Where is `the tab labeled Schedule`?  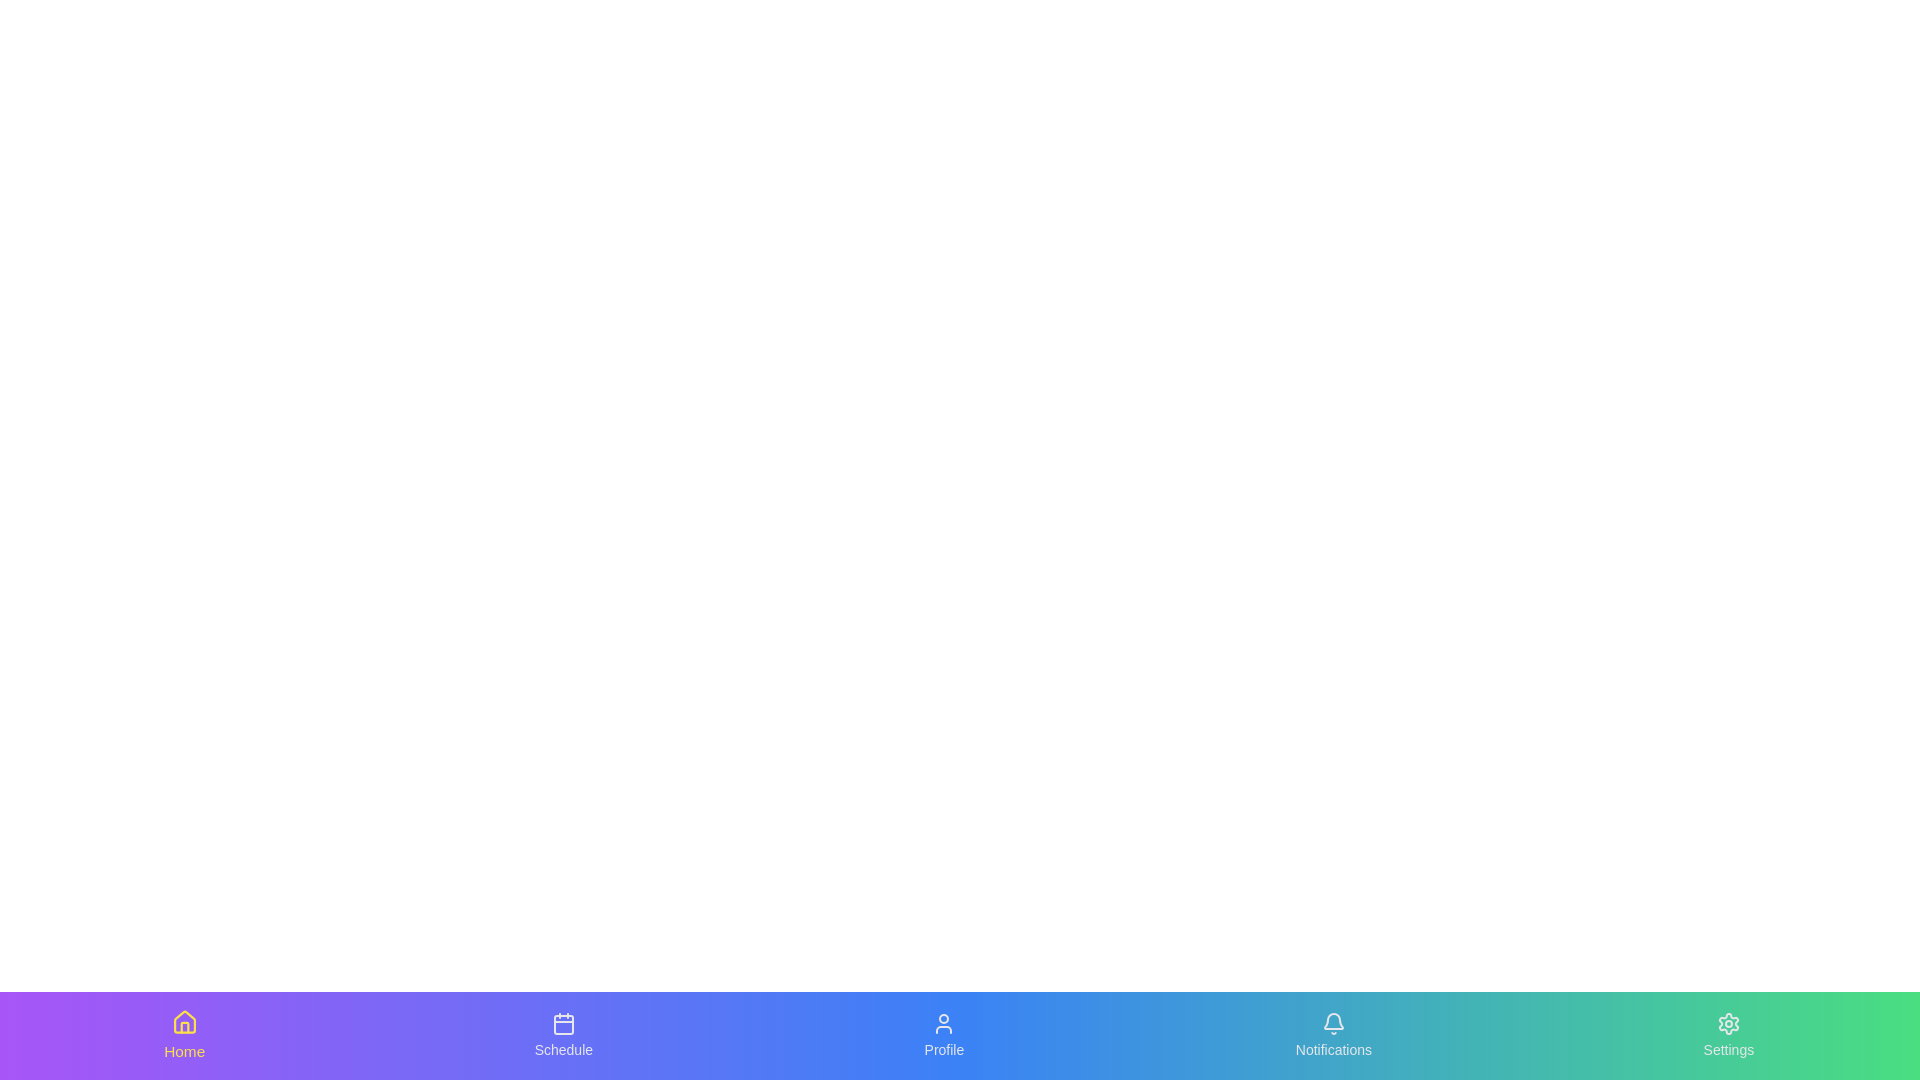
the tab labeled Schedule is located at coordinates (561, 1035).